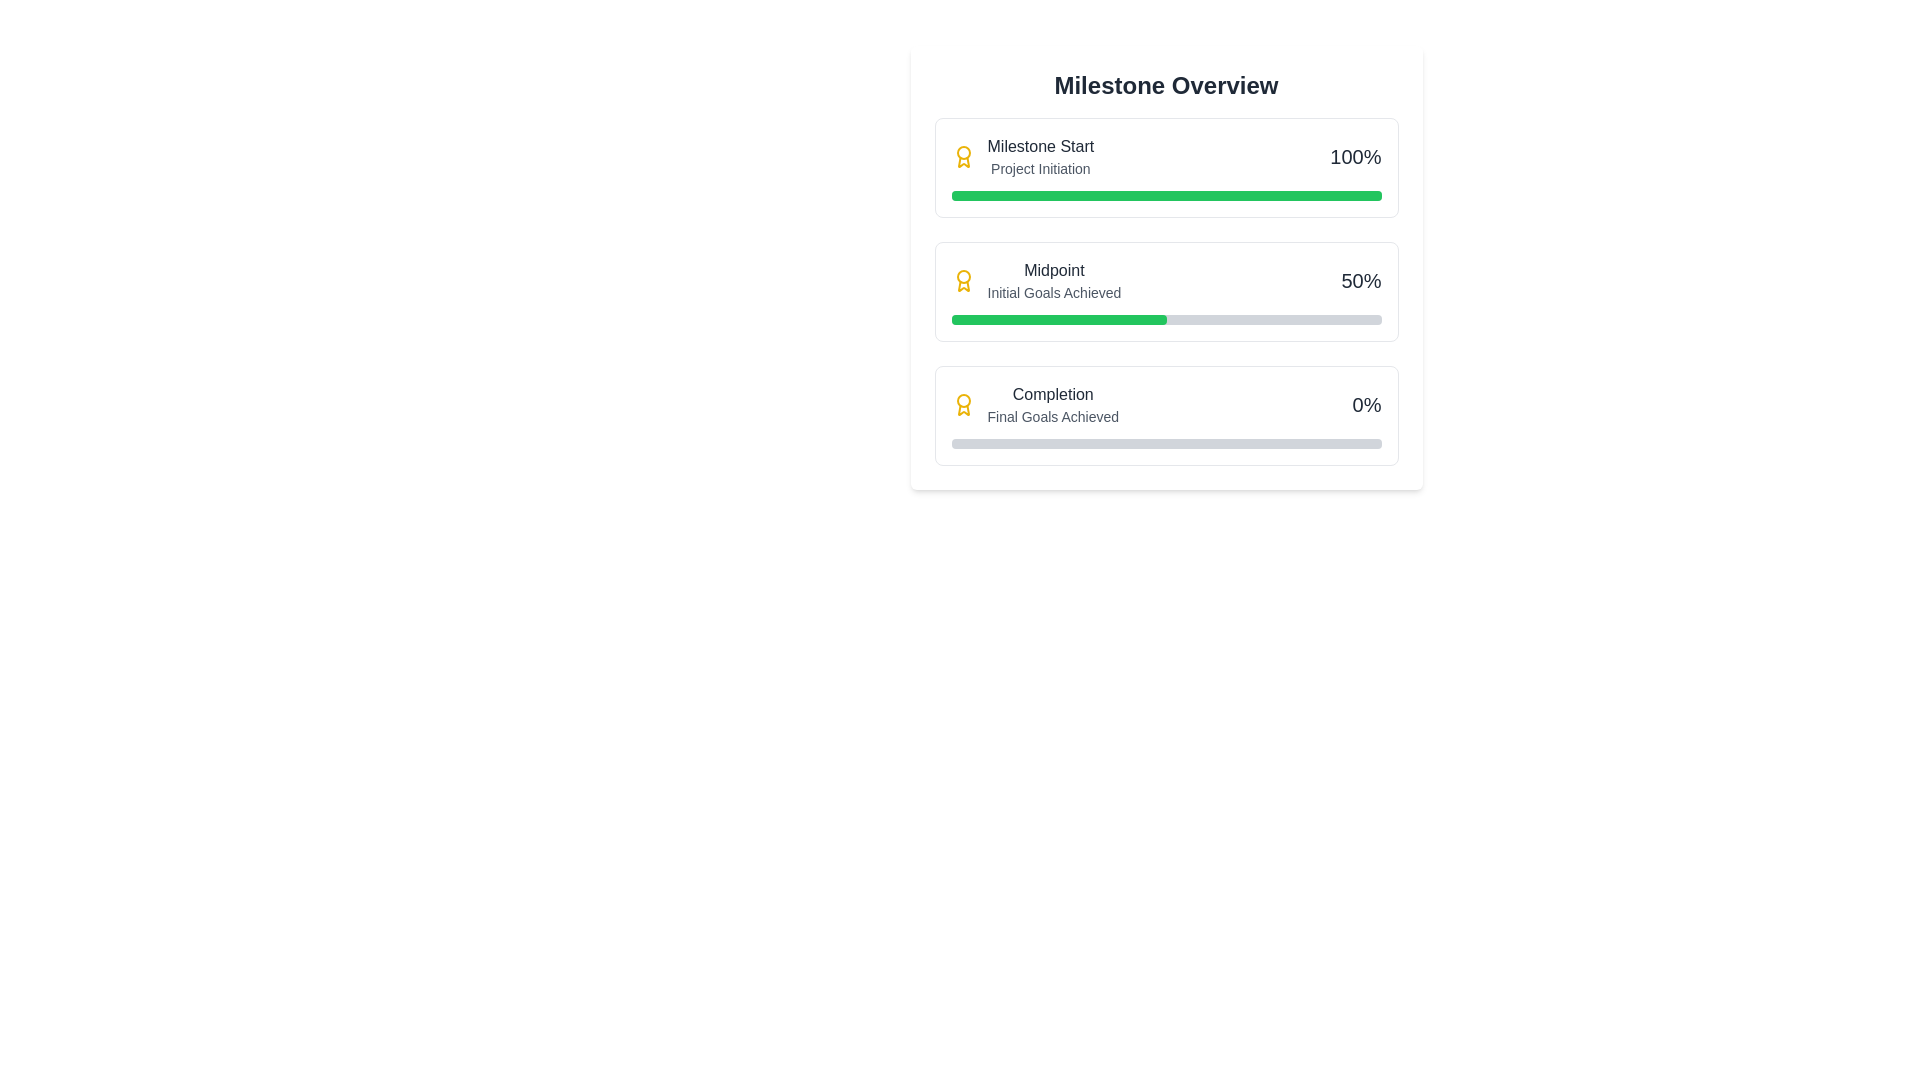 This screenshot has width=1920, height=1080. I want to click on the text label displaying 'Completion' which is part of the third milestone entry in the milestone overview section, so click(1052, 394).